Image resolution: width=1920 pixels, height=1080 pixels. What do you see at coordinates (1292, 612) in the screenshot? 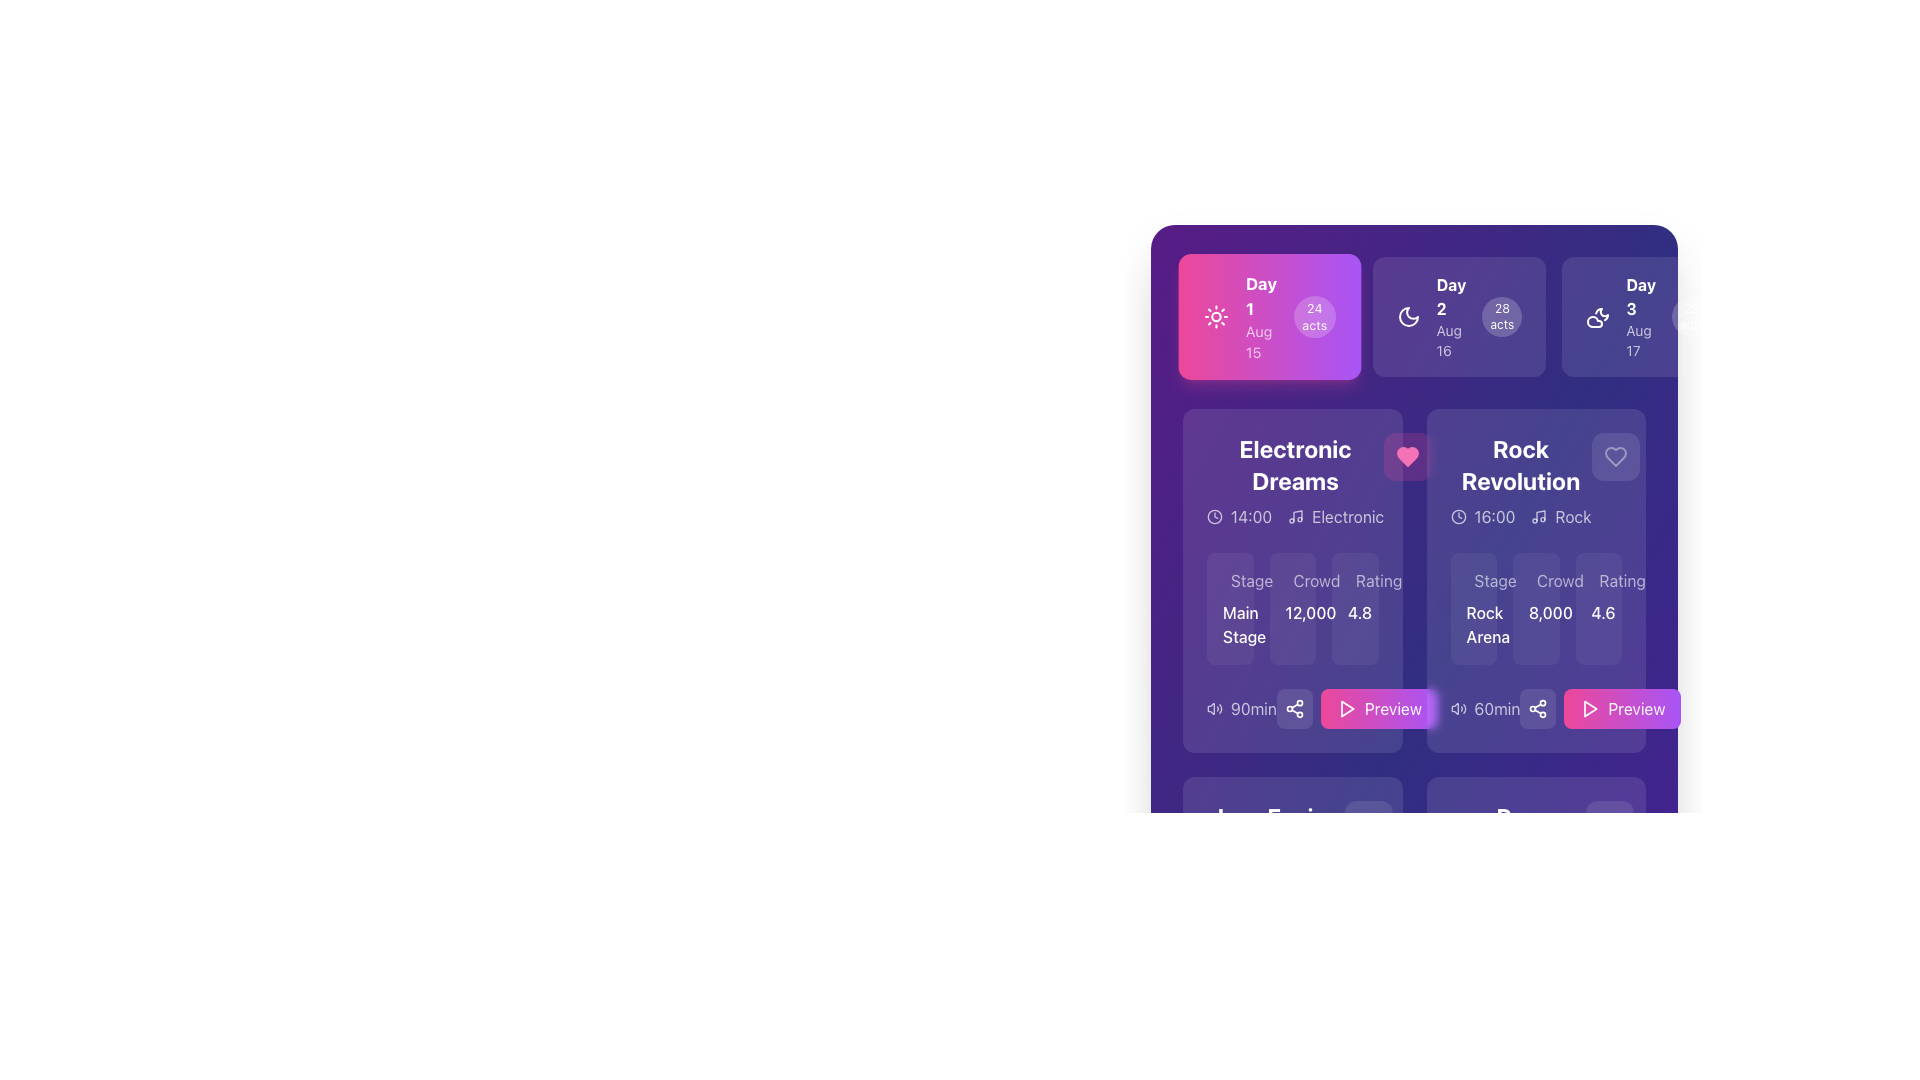
I see `the static text label displaying the numerical value '12,000' styled with a white font against a purple background, located in the 'Crowd' section of the event card for 'Electronic Dreams'` at bounding box center [1292, 612].